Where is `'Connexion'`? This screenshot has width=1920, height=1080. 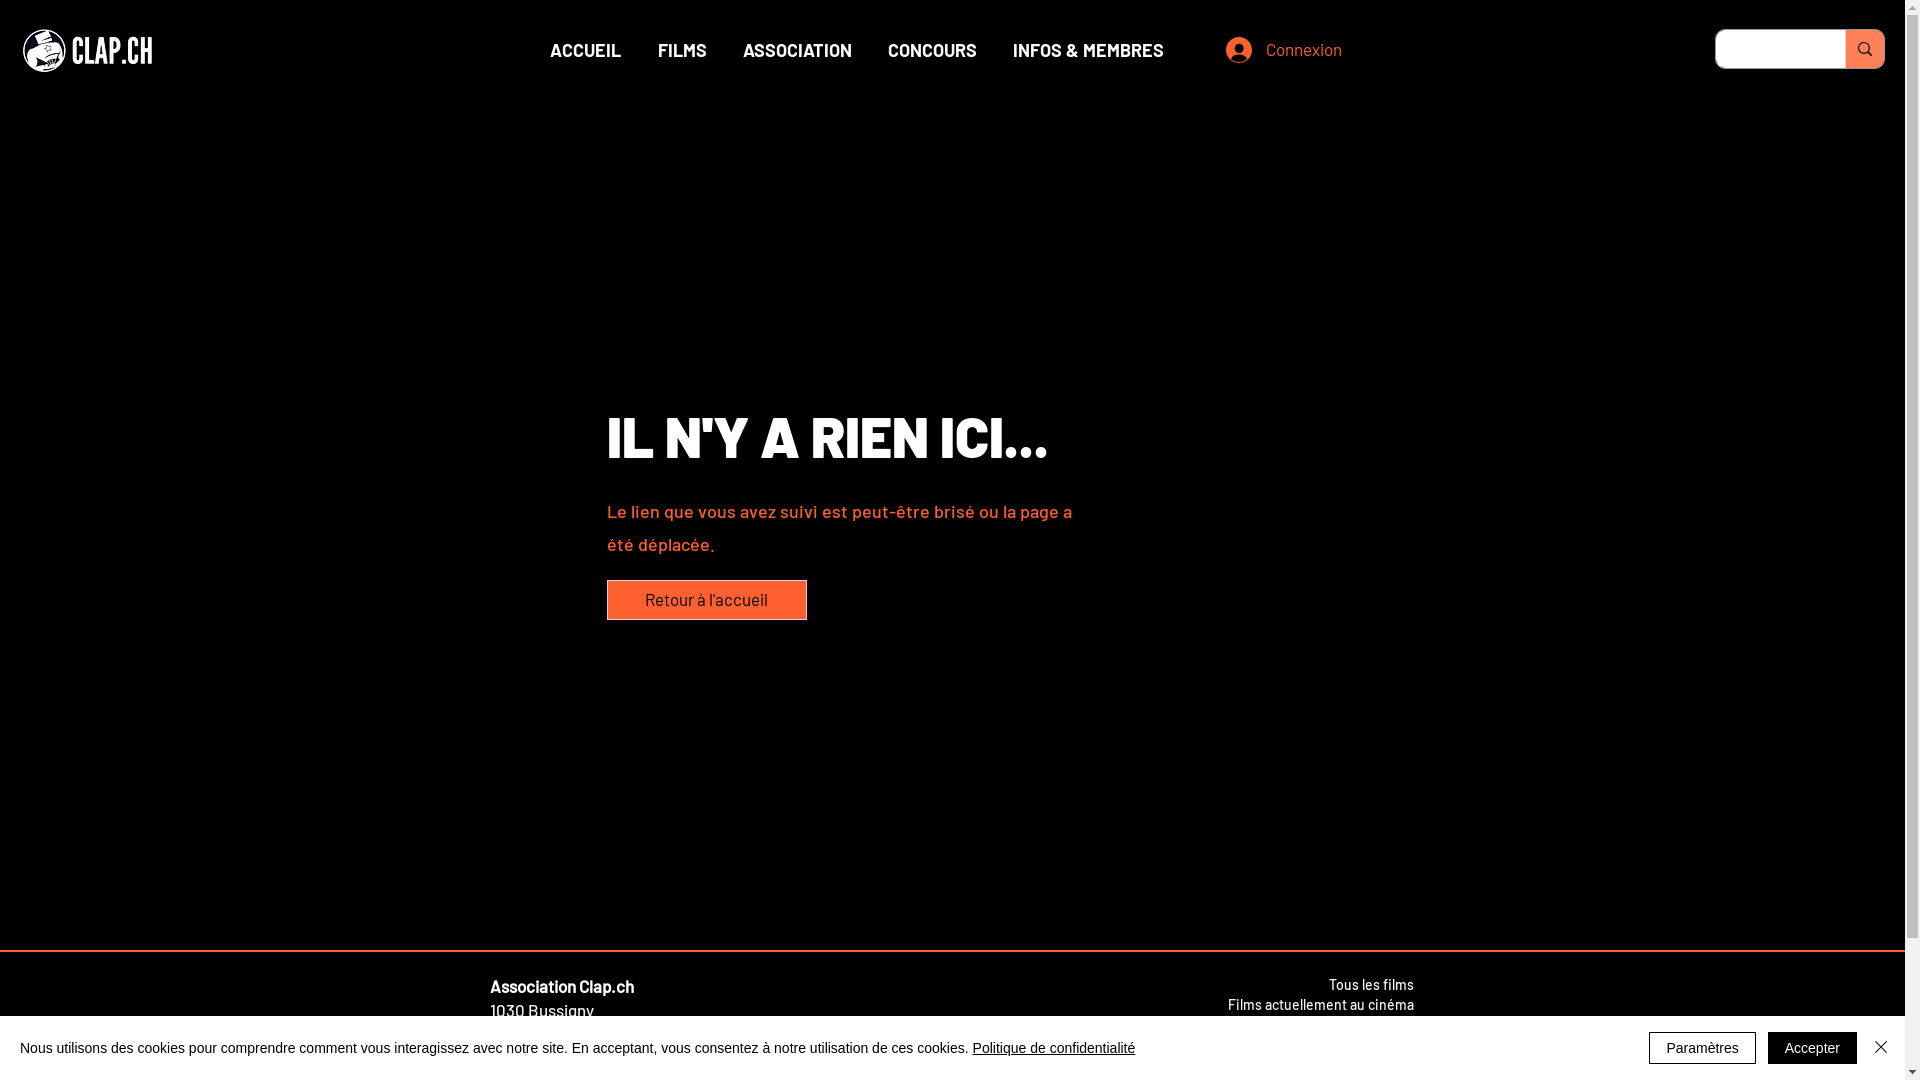
'Connexion' is located at coordinates (1271, 49).